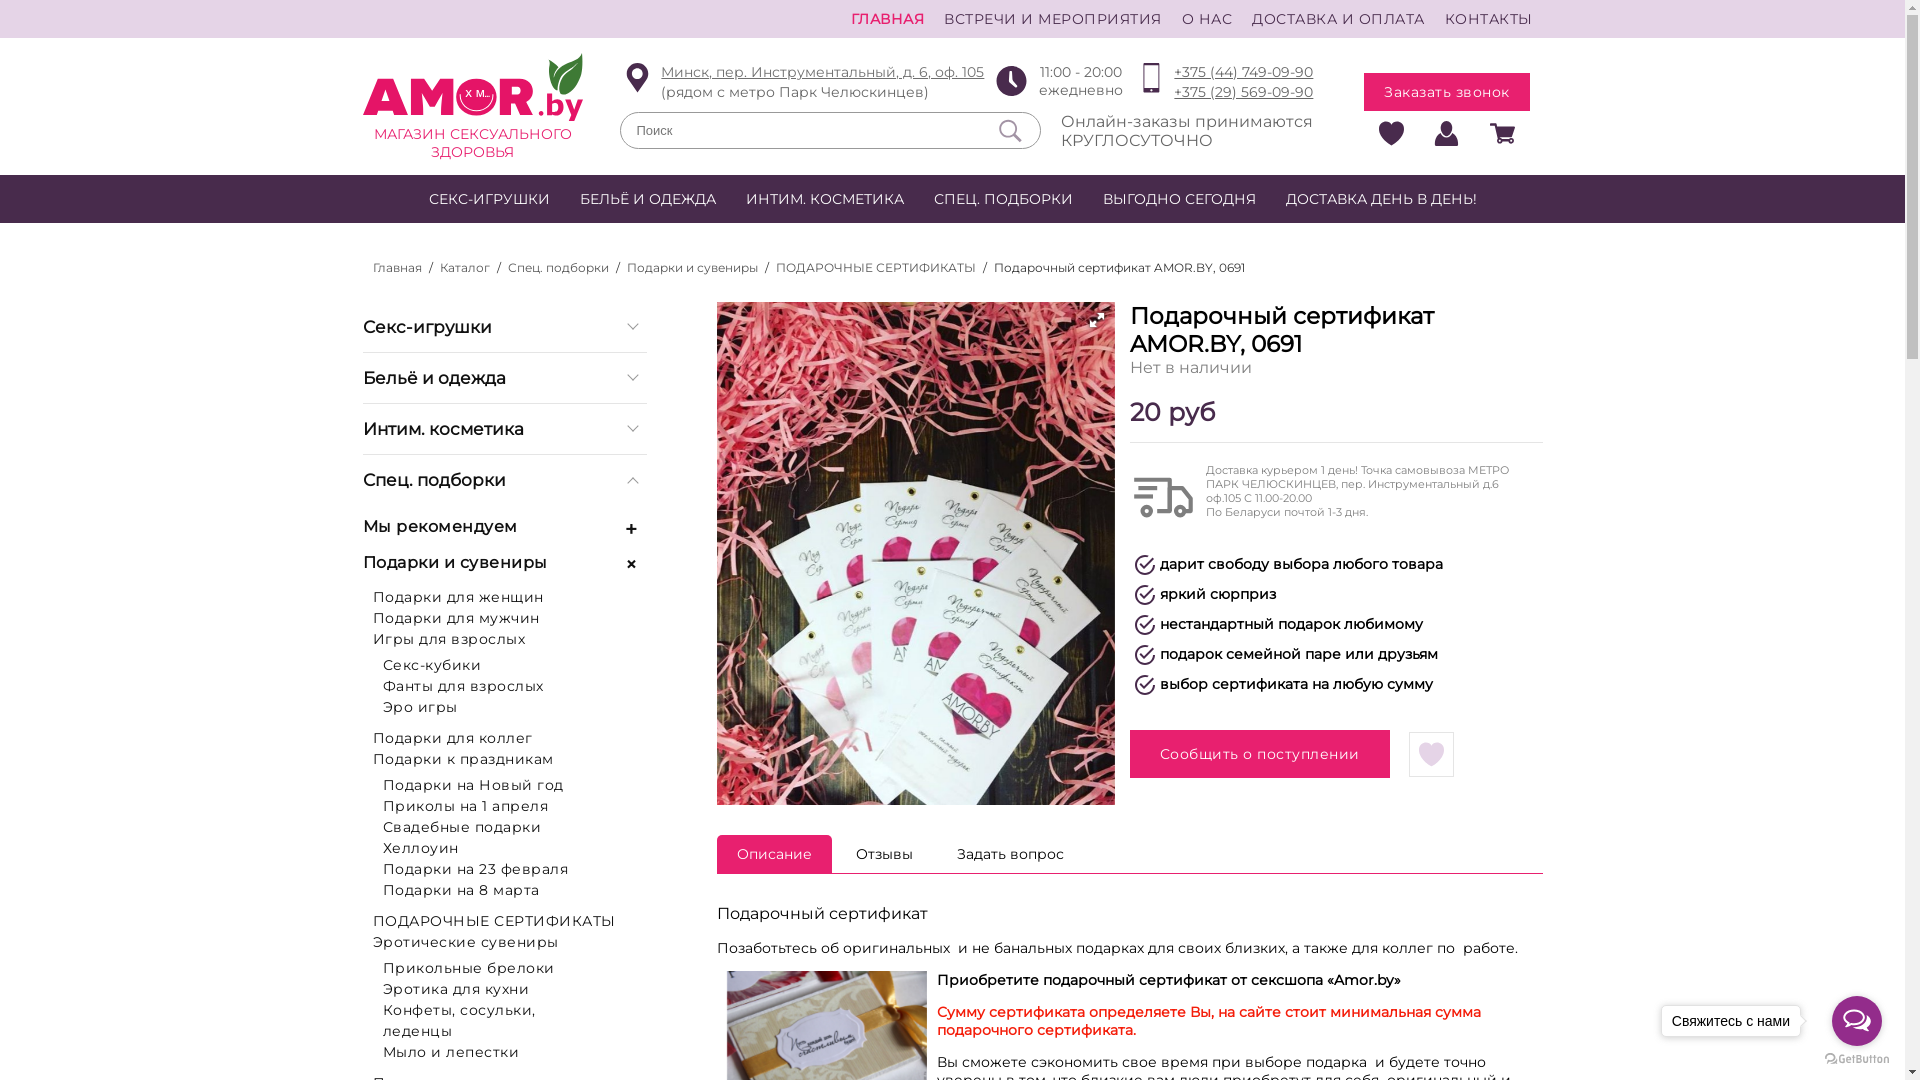  What do you see at coordinates (1242, 72) in the screenshot?
I see `'+375 (44) 749-09-90'` at bounding box center [1242, 72].